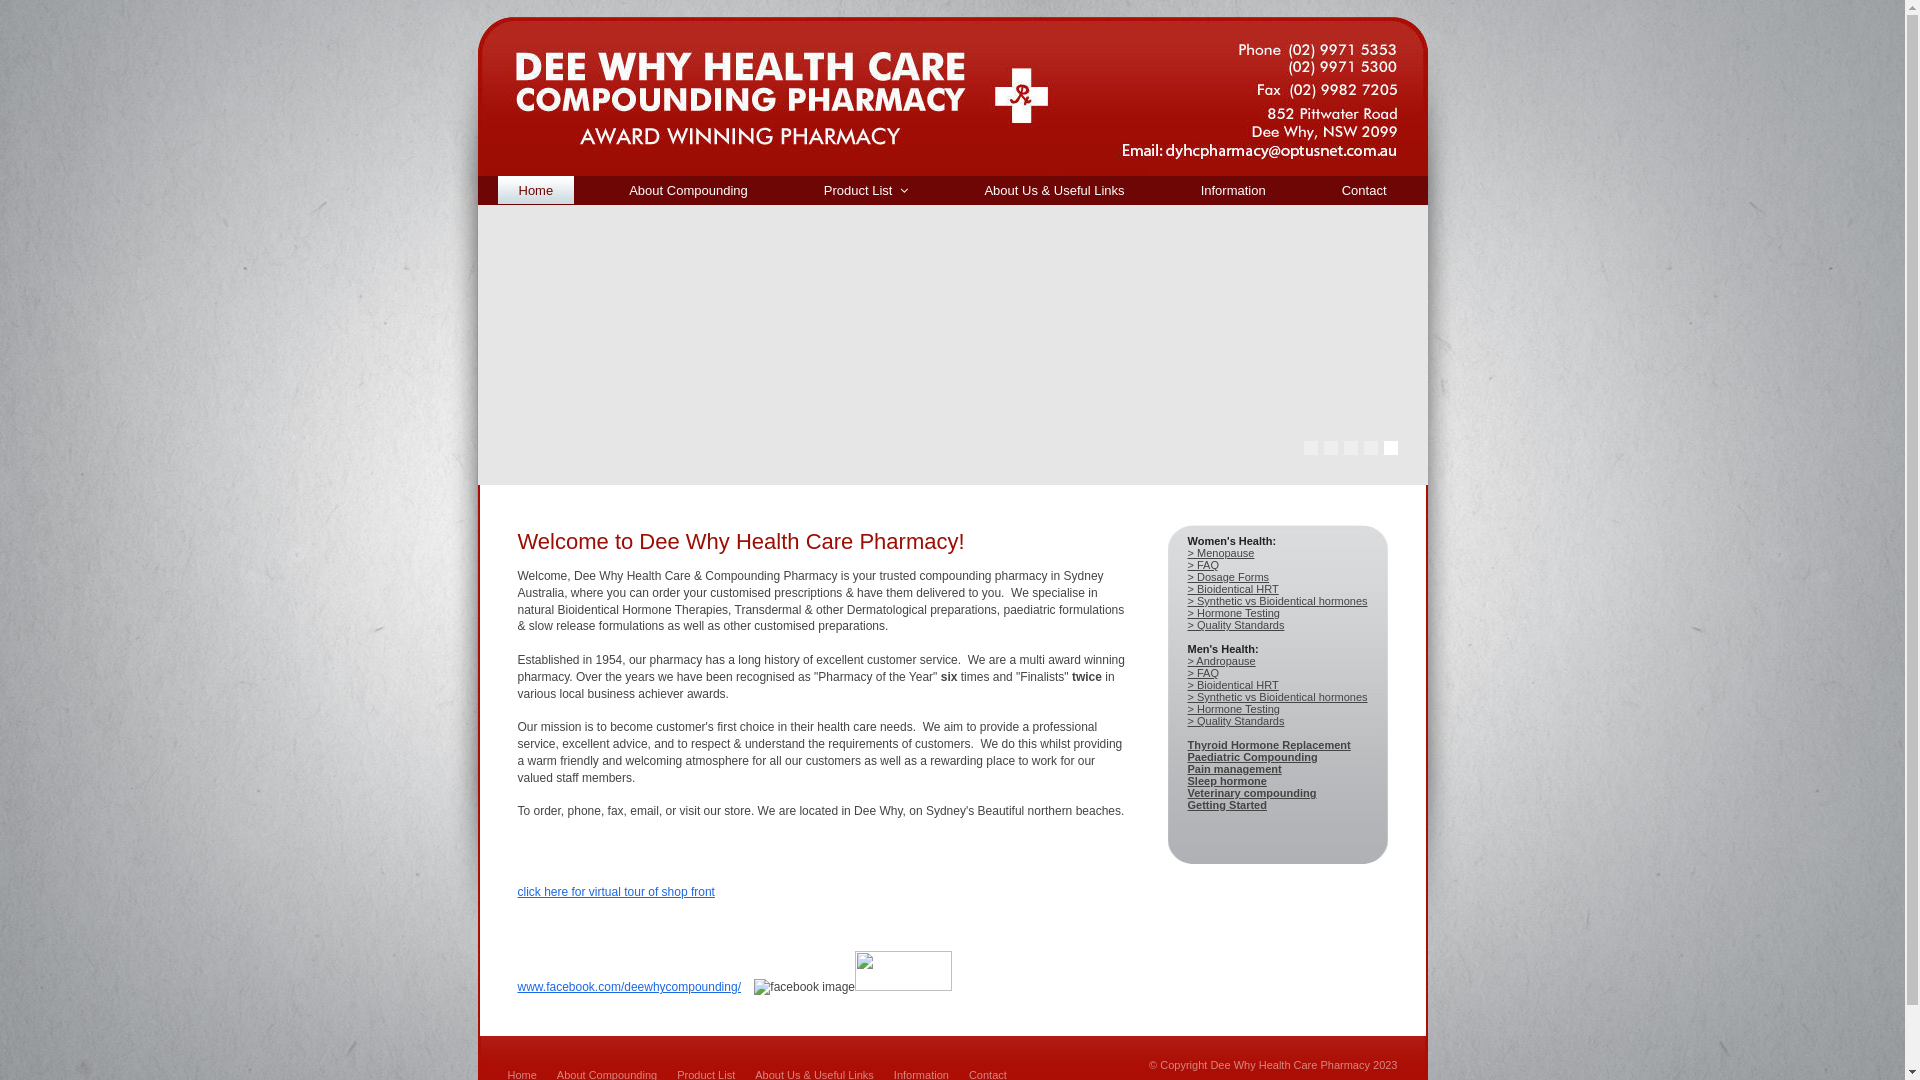 The image size is (1920, 1080). I want to click on 'Paediatric Compounding', so click(1251, 756).